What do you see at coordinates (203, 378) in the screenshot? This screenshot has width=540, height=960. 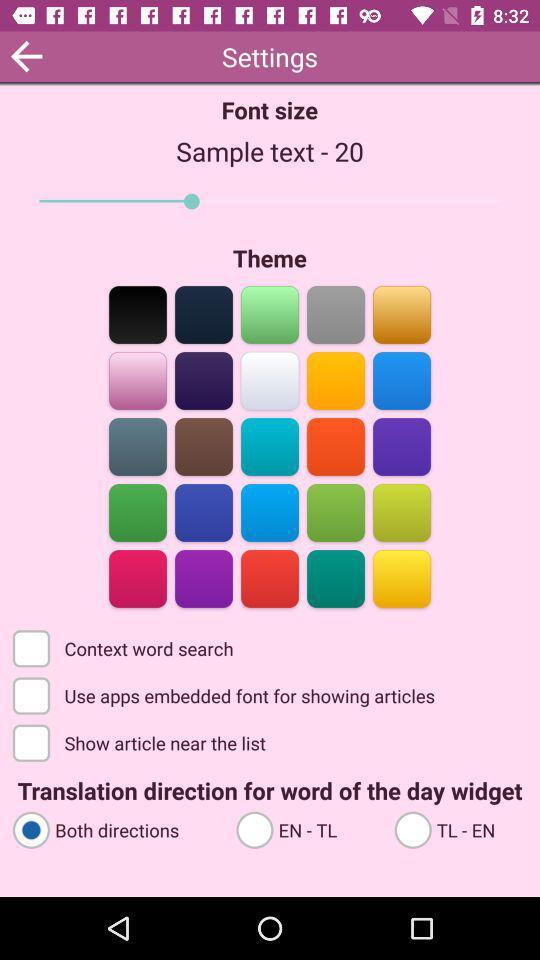 I see `changes the theme to blue` at bounding box center [203, 378].